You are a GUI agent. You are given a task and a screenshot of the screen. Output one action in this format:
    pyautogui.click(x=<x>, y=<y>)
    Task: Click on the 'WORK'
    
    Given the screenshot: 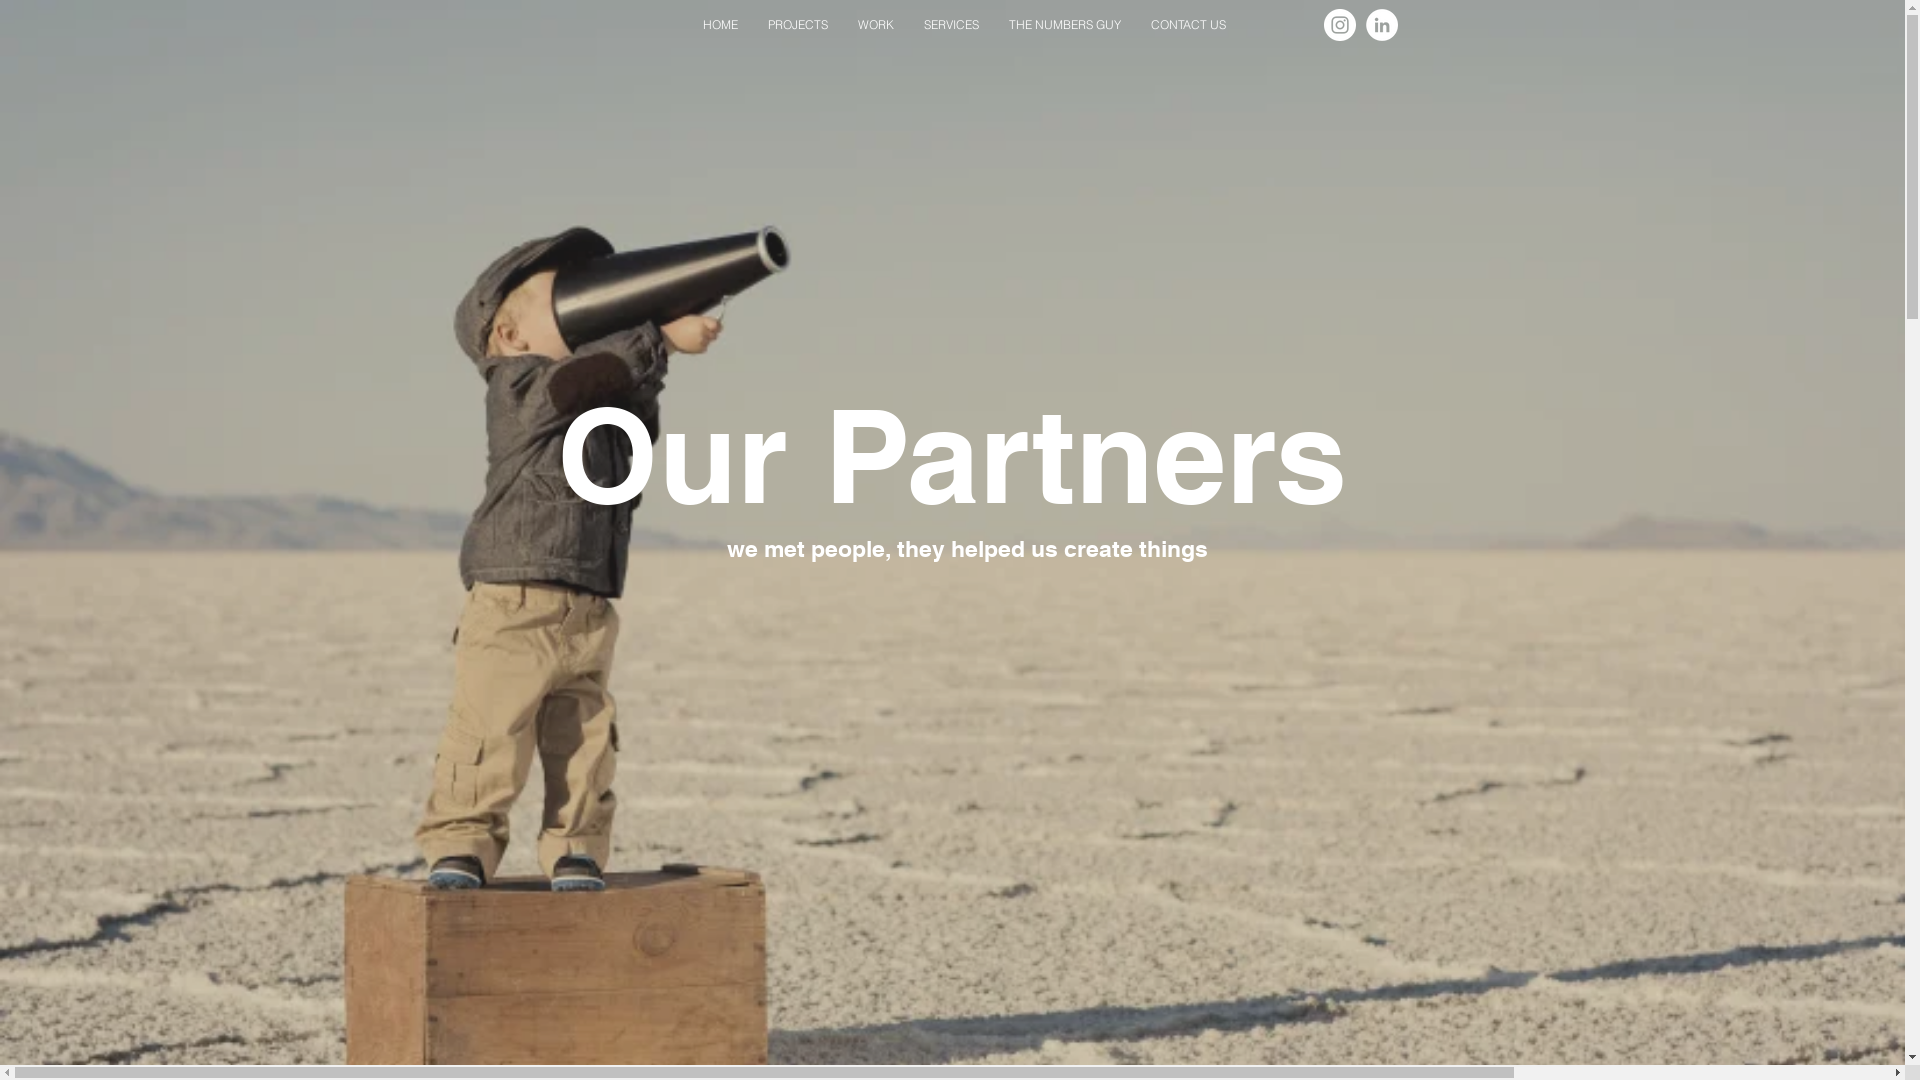 What is the action you would take?
    pyautogui.click(x=876, y=24)
    